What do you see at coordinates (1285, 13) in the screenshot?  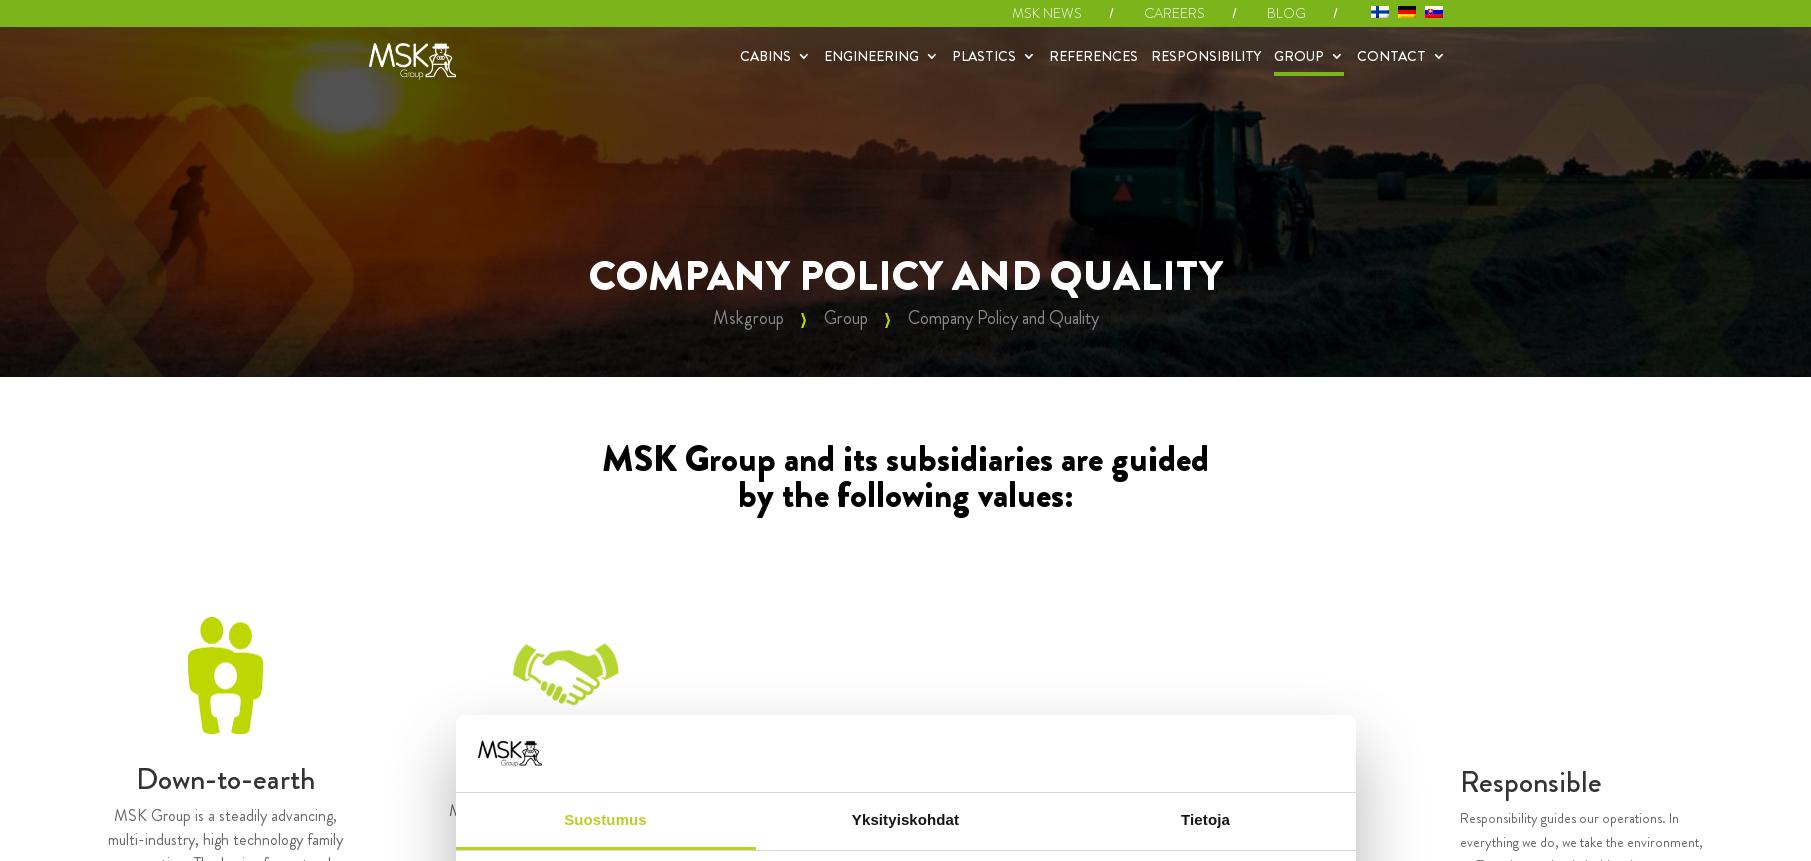 I see `'Blog'` at bounding box center [1285, 13].